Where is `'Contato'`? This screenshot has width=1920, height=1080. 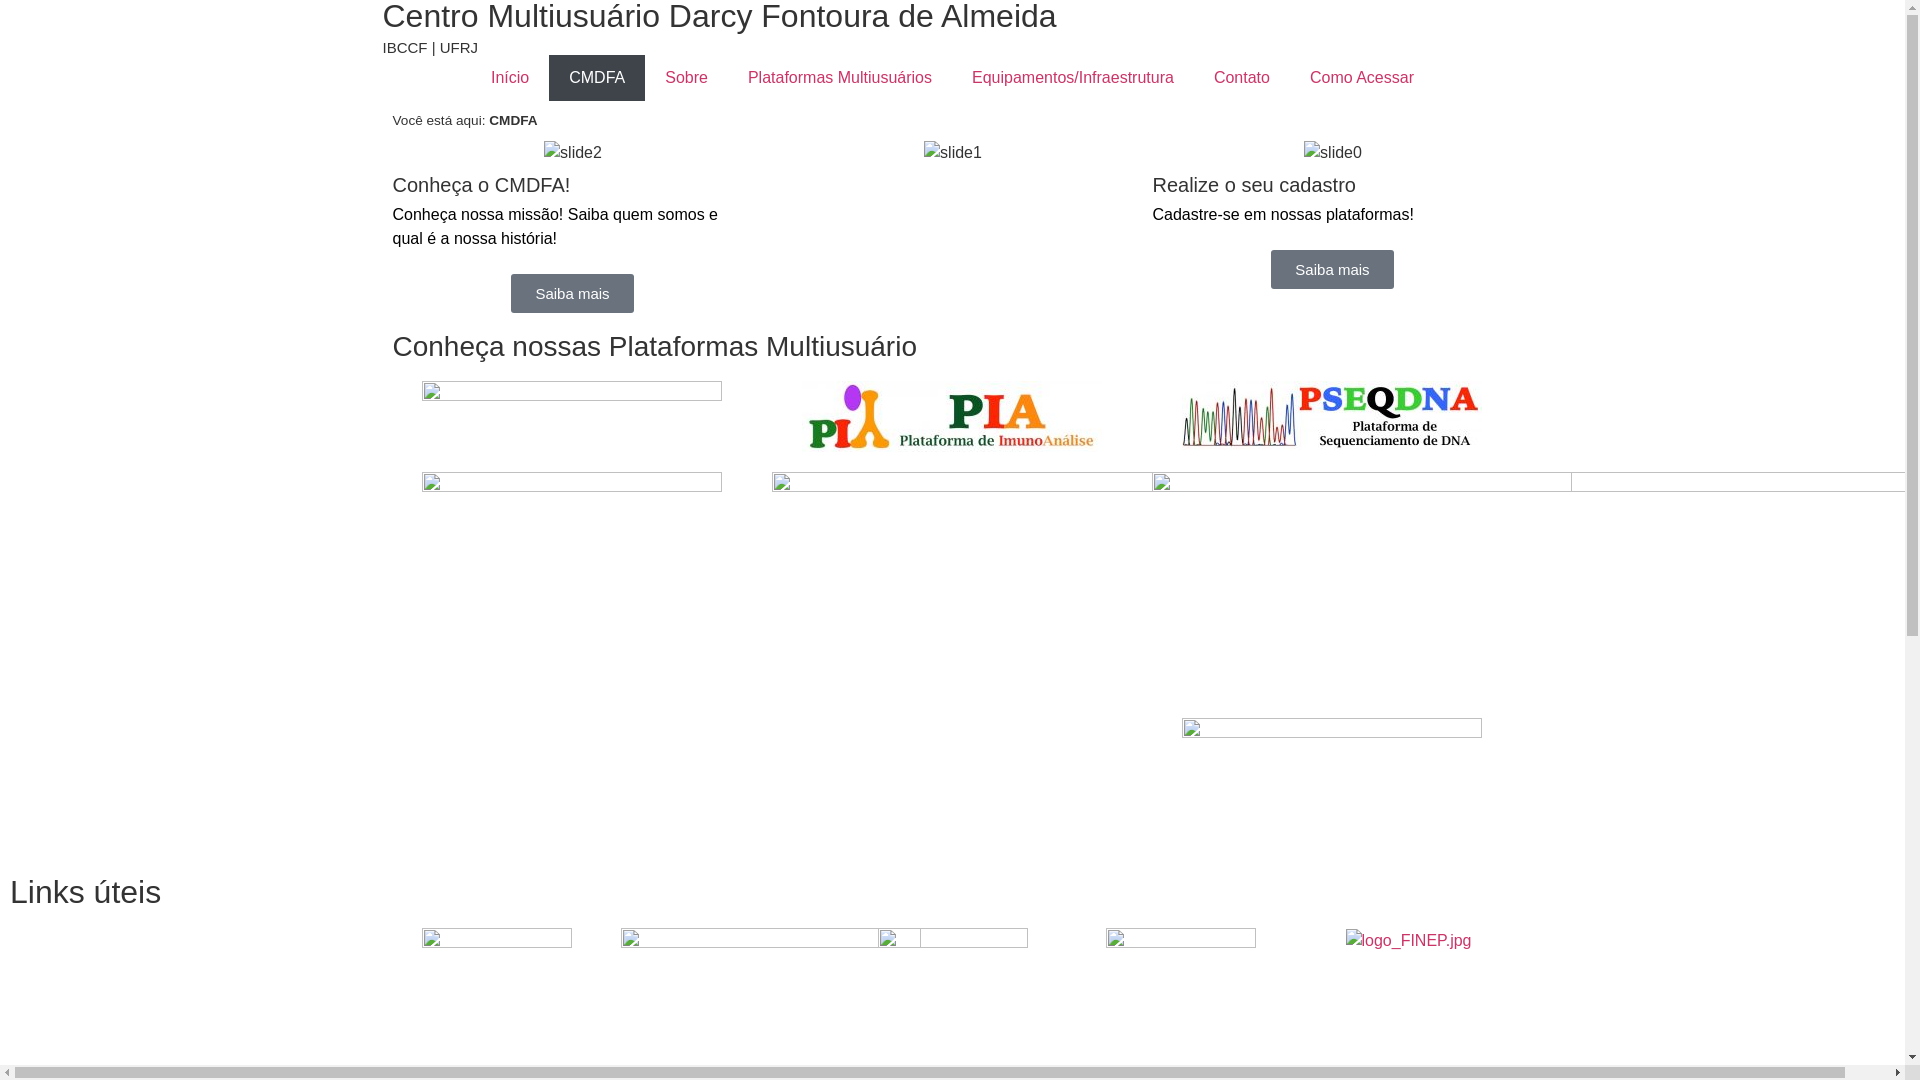 'Contato' is located at coordinates (1241, 76).